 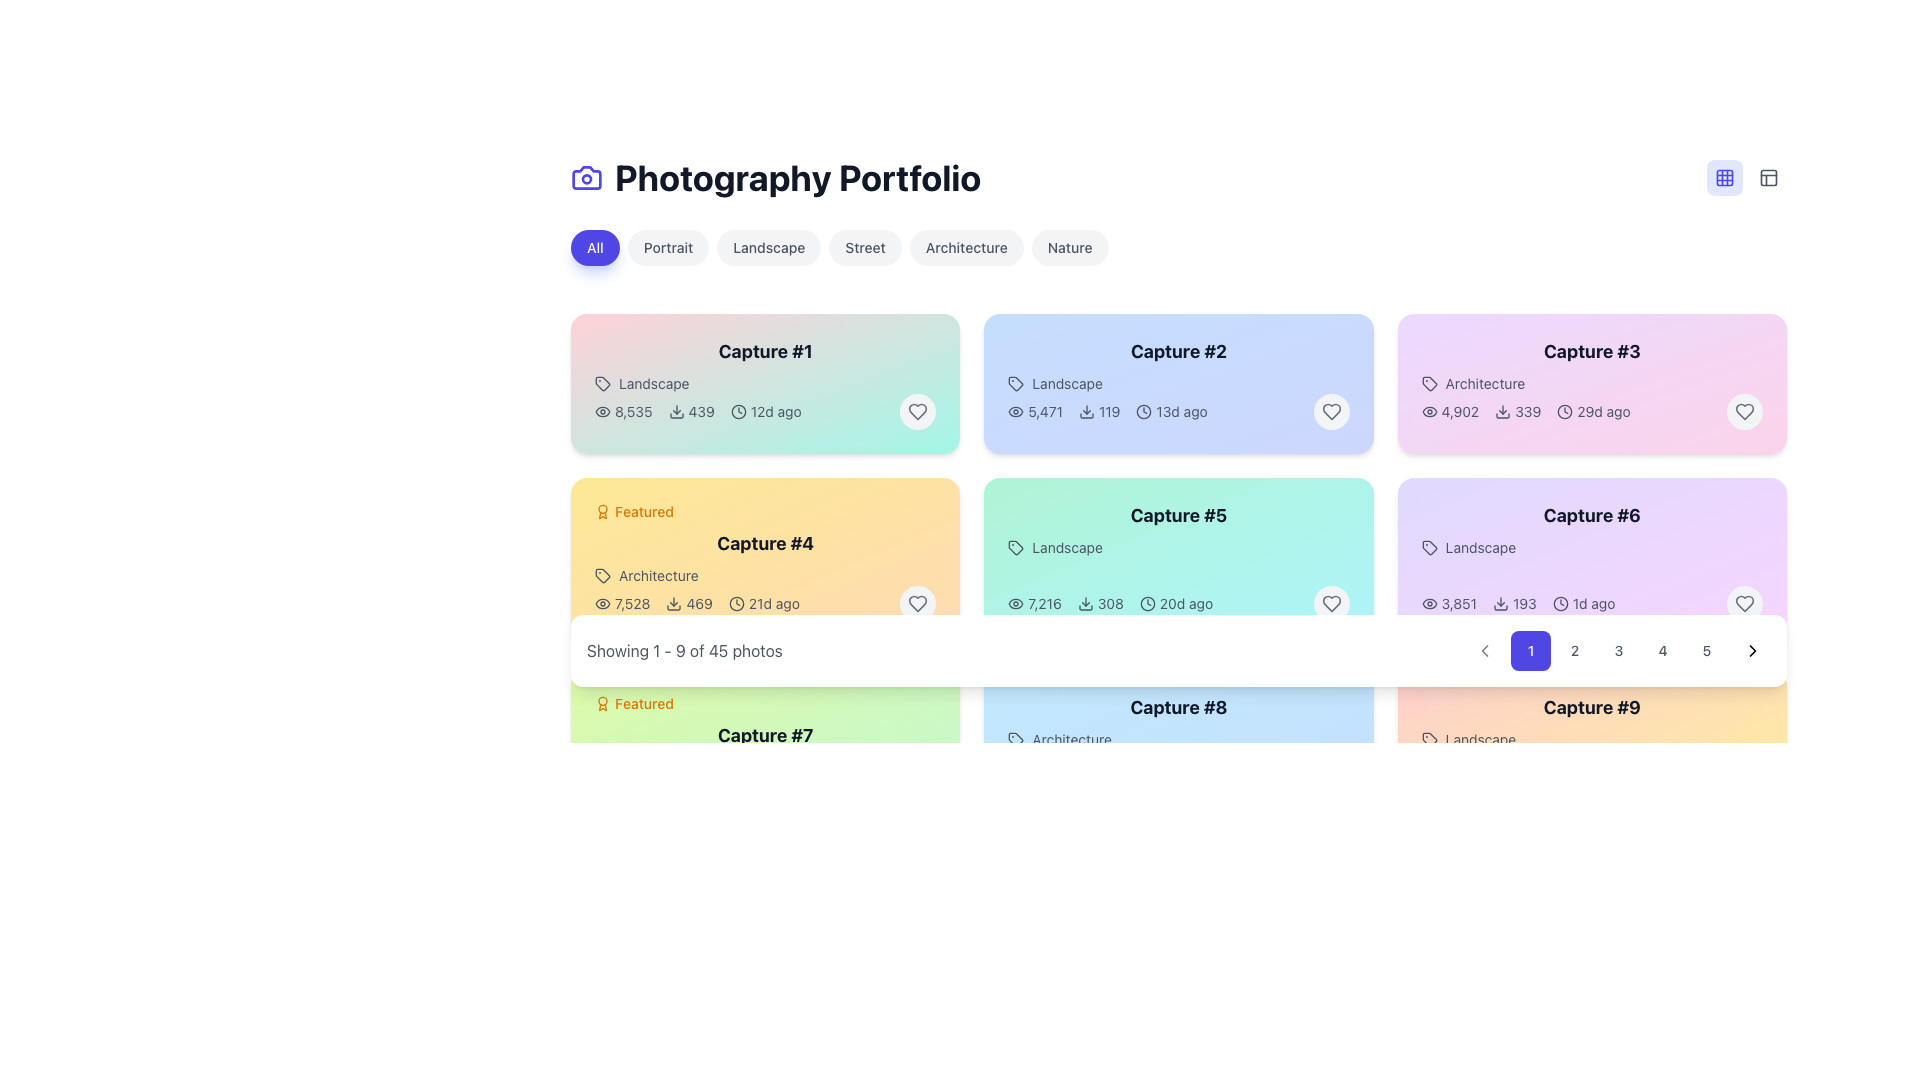 What do you see at coordinates (1751, 651) in the screenshot?
I see `the right-facing chevron icon button located at the farthest right position in the pagination control` at bounding box center [1751, 651].